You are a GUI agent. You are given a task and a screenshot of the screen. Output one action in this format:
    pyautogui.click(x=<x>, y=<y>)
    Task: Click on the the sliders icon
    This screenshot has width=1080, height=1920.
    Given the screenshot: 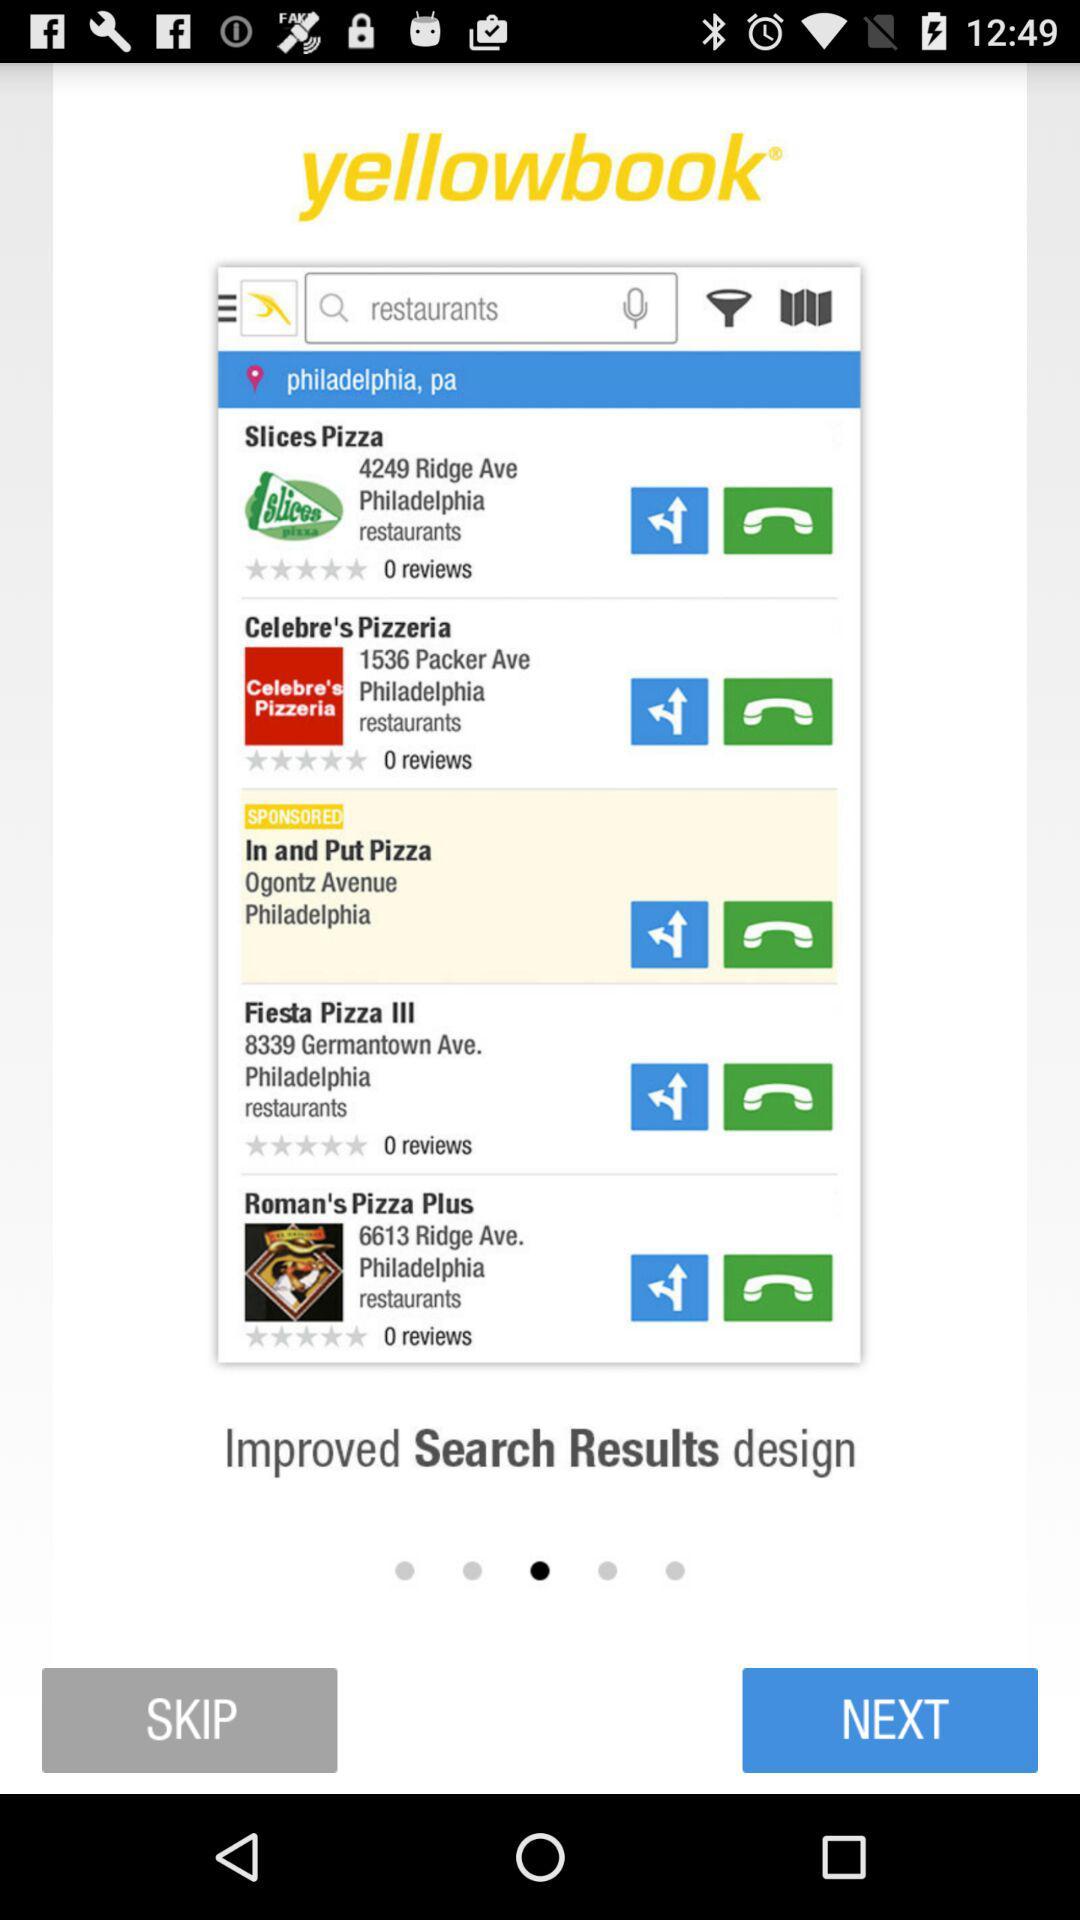 What is the action you would take?
    pyautogui.click(x=889, y=1840)
    